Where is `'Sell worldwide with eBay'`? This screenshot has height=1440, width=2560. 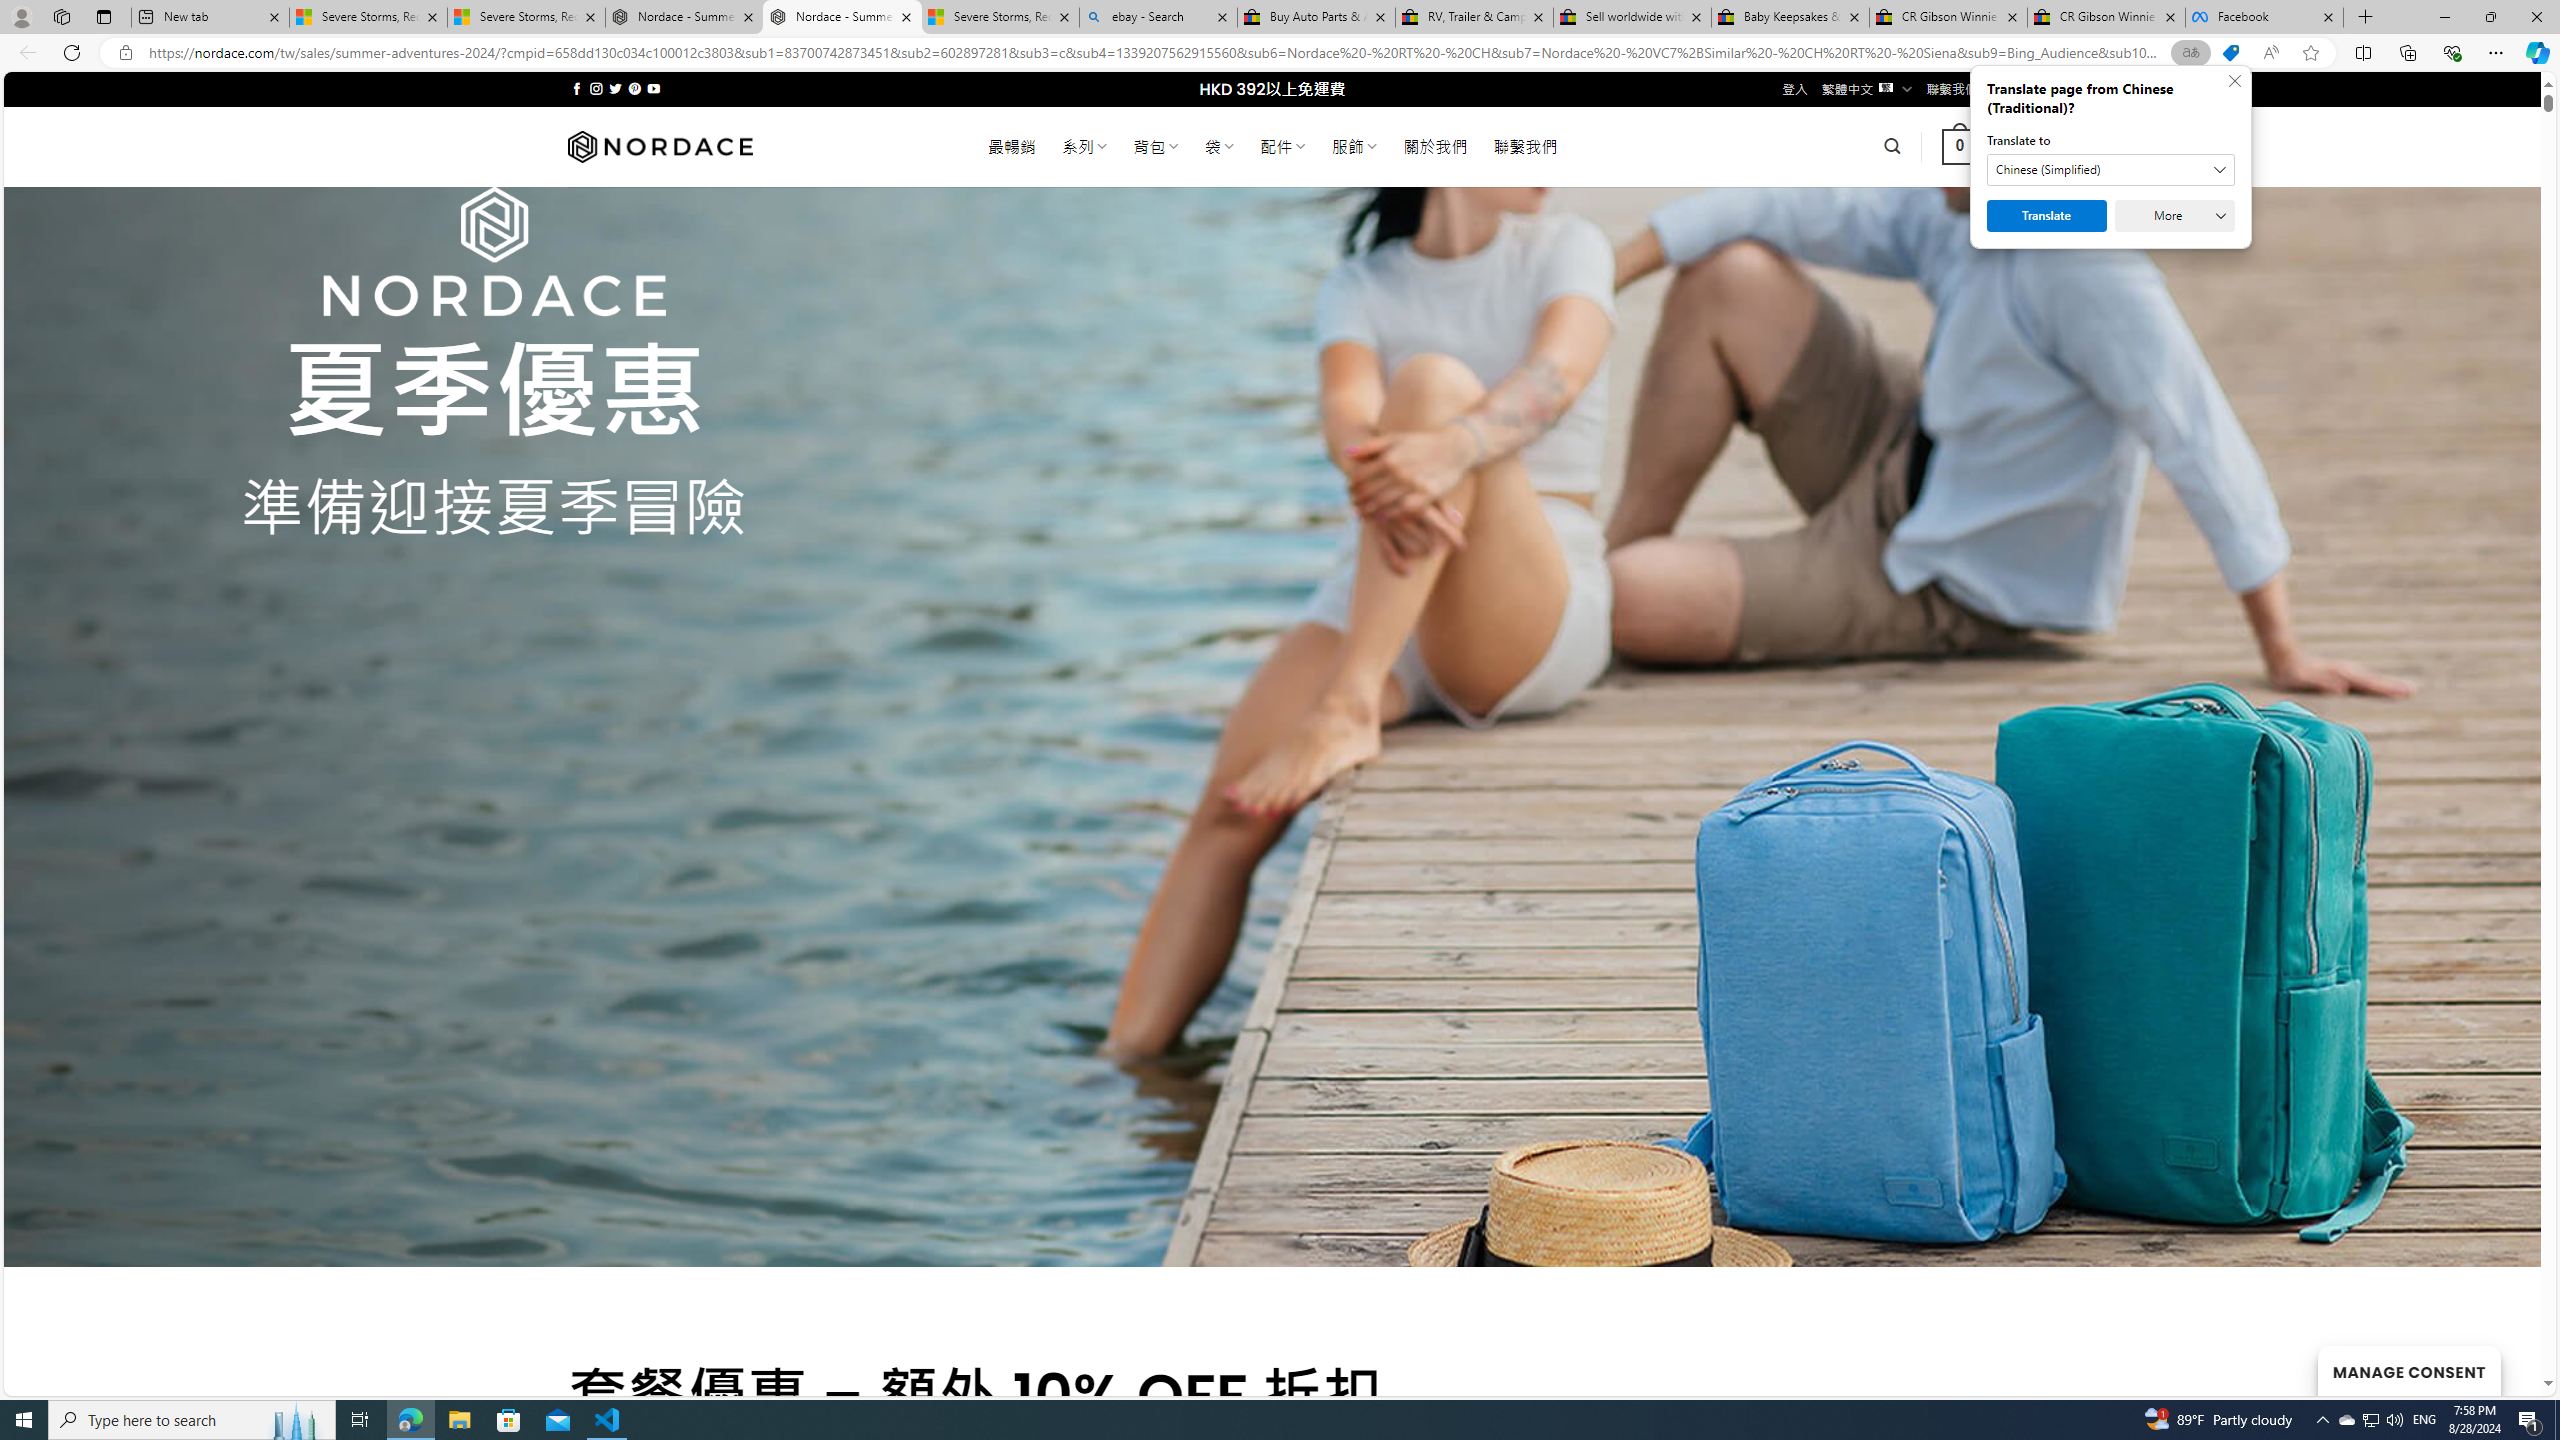 'Sell worldwide with eBay' is located at coordinates (1632, 16).